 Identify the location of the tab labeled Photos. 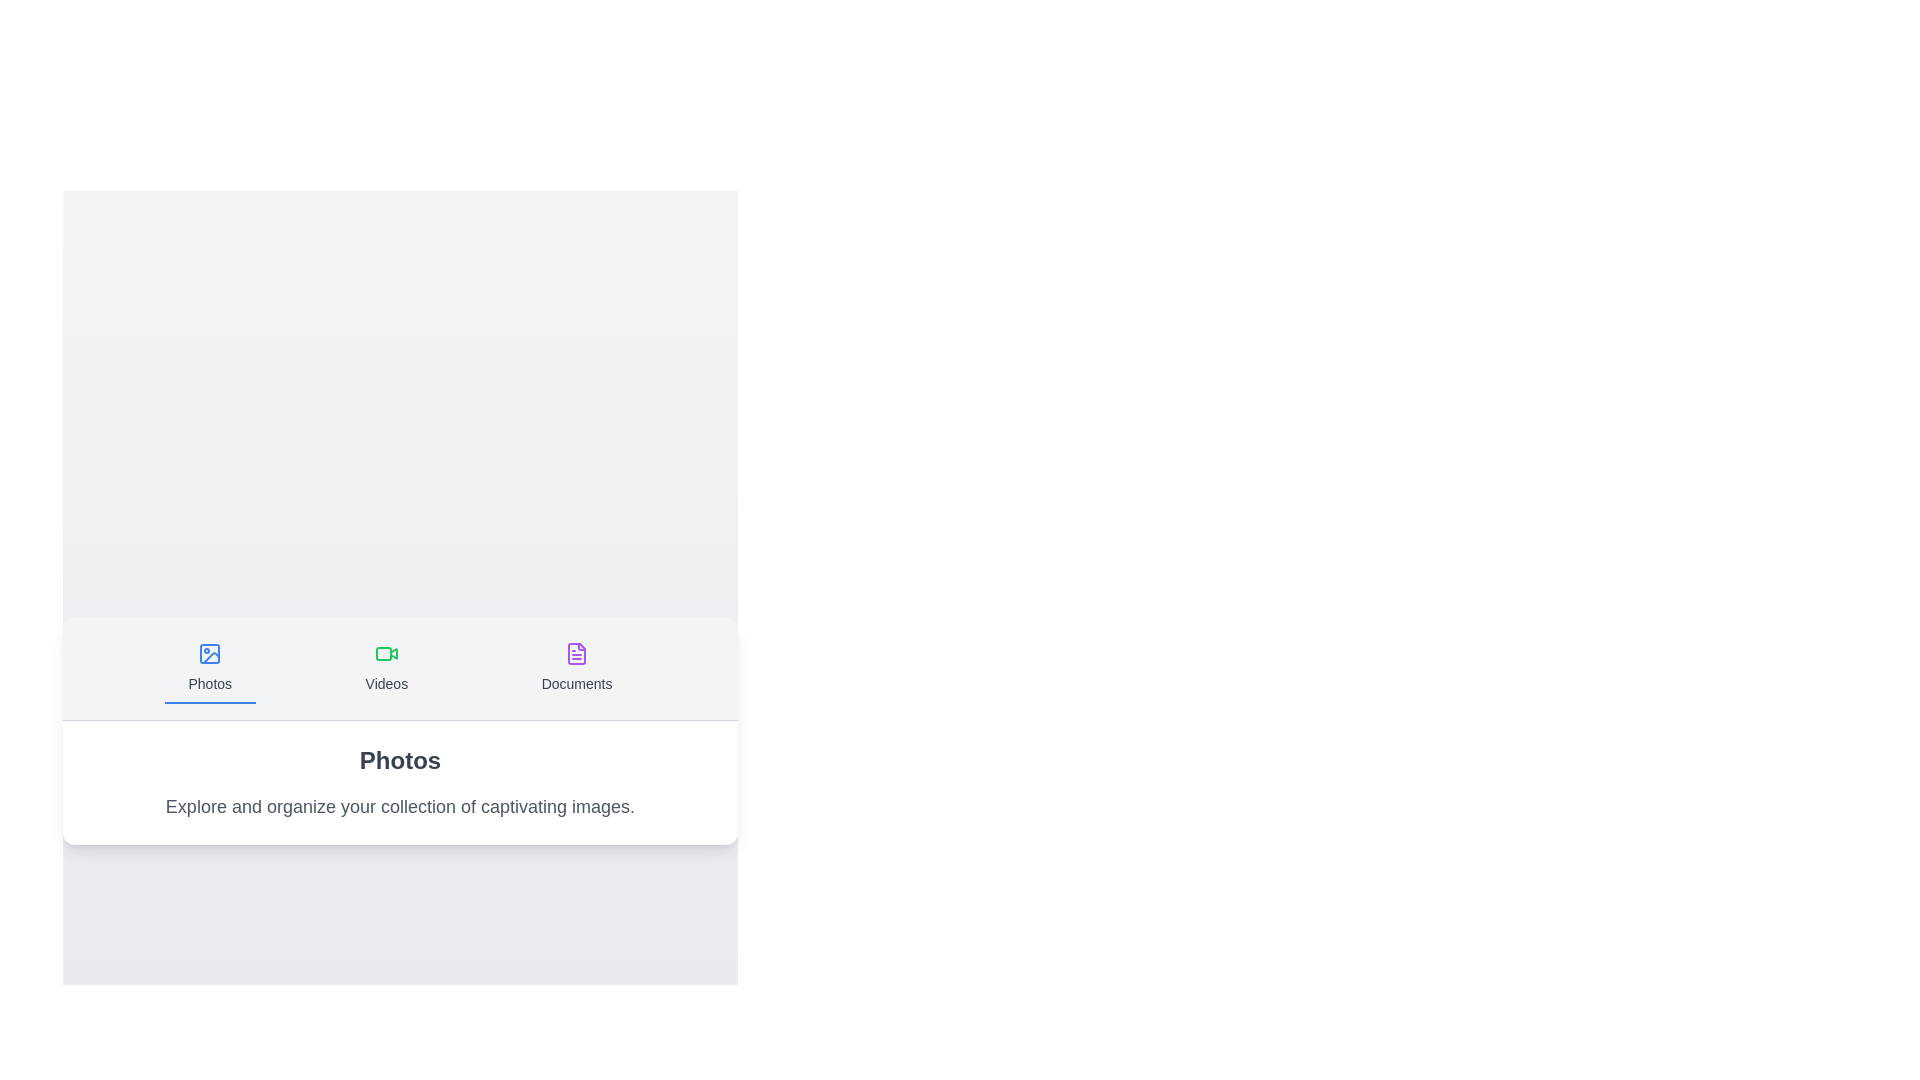
(210, 668).